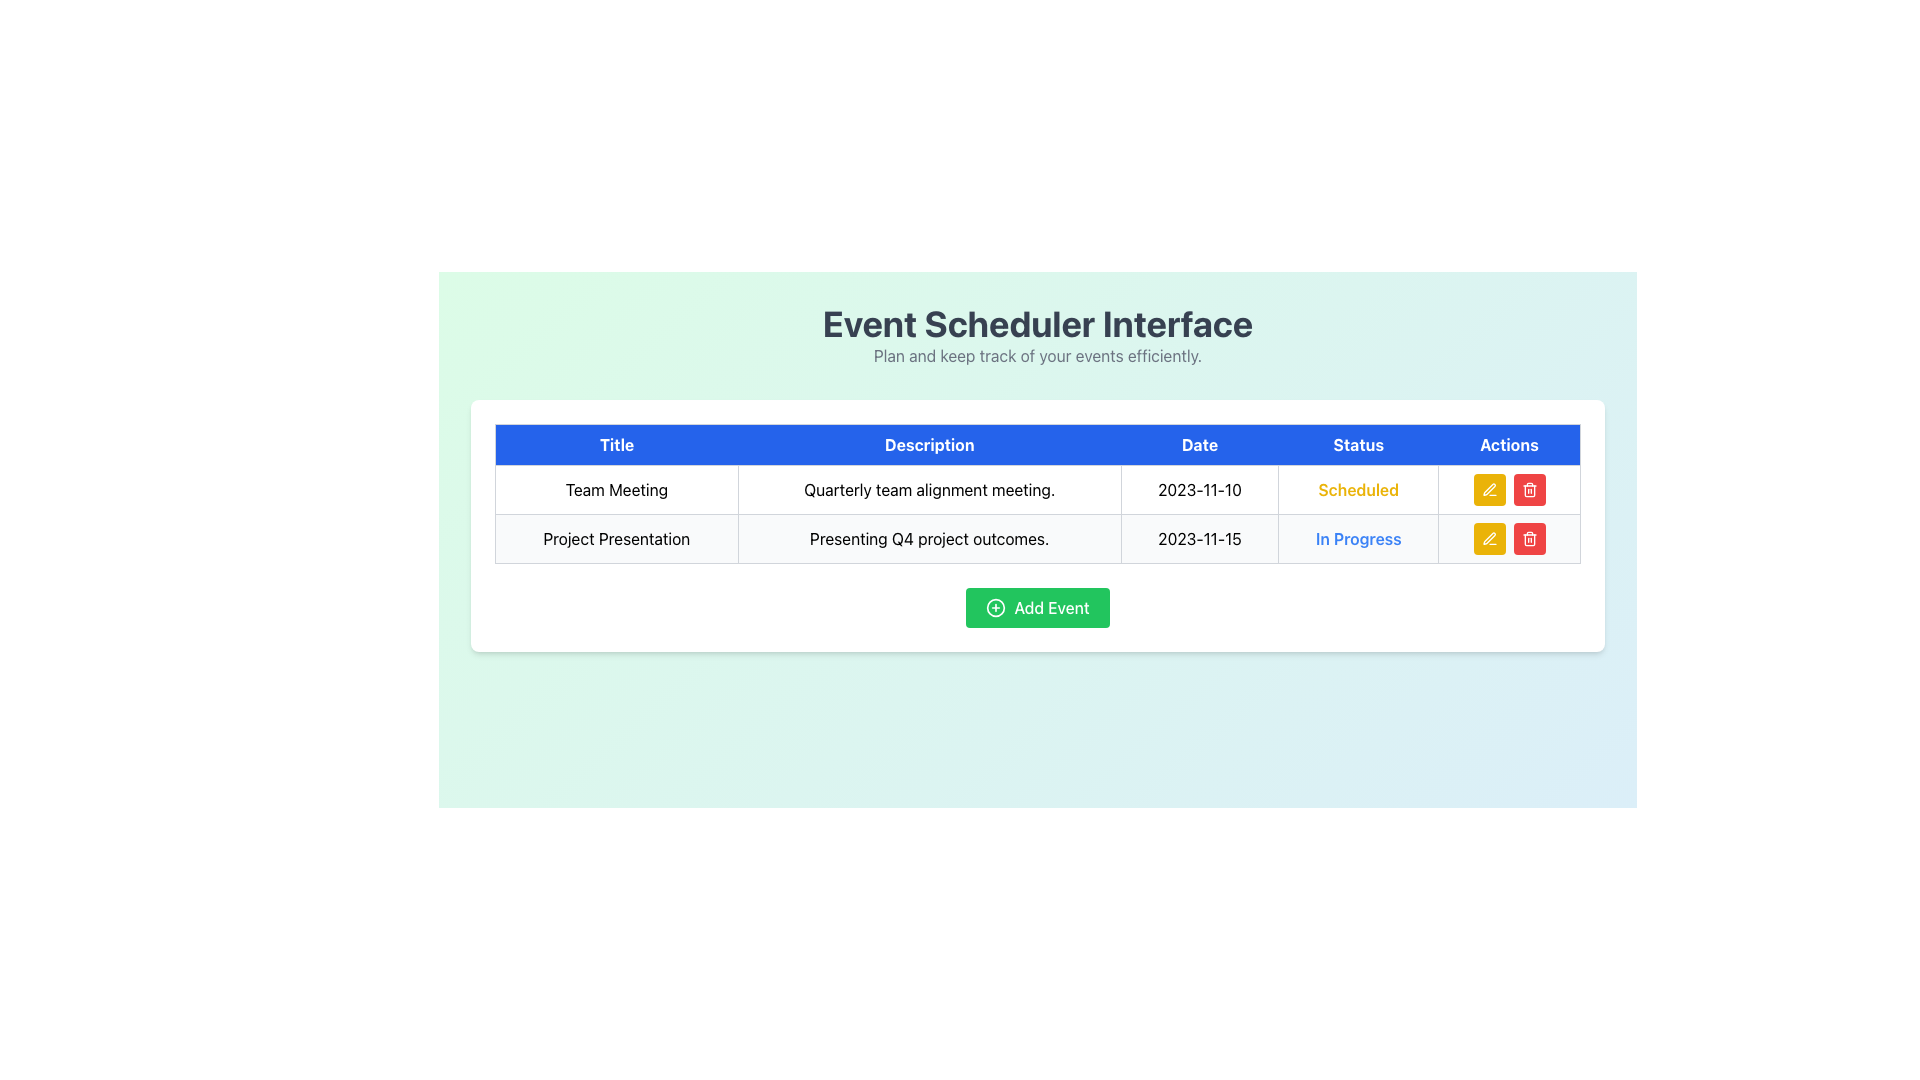 This screenshot has width=1920, height=1080. What do you see at coordinates (1528, 489) in the screenshot?
I see `the trash bin icon button, which is red in color and located under the 'Actions' column in the second row of the table view` at bounding box center [1528, 489].